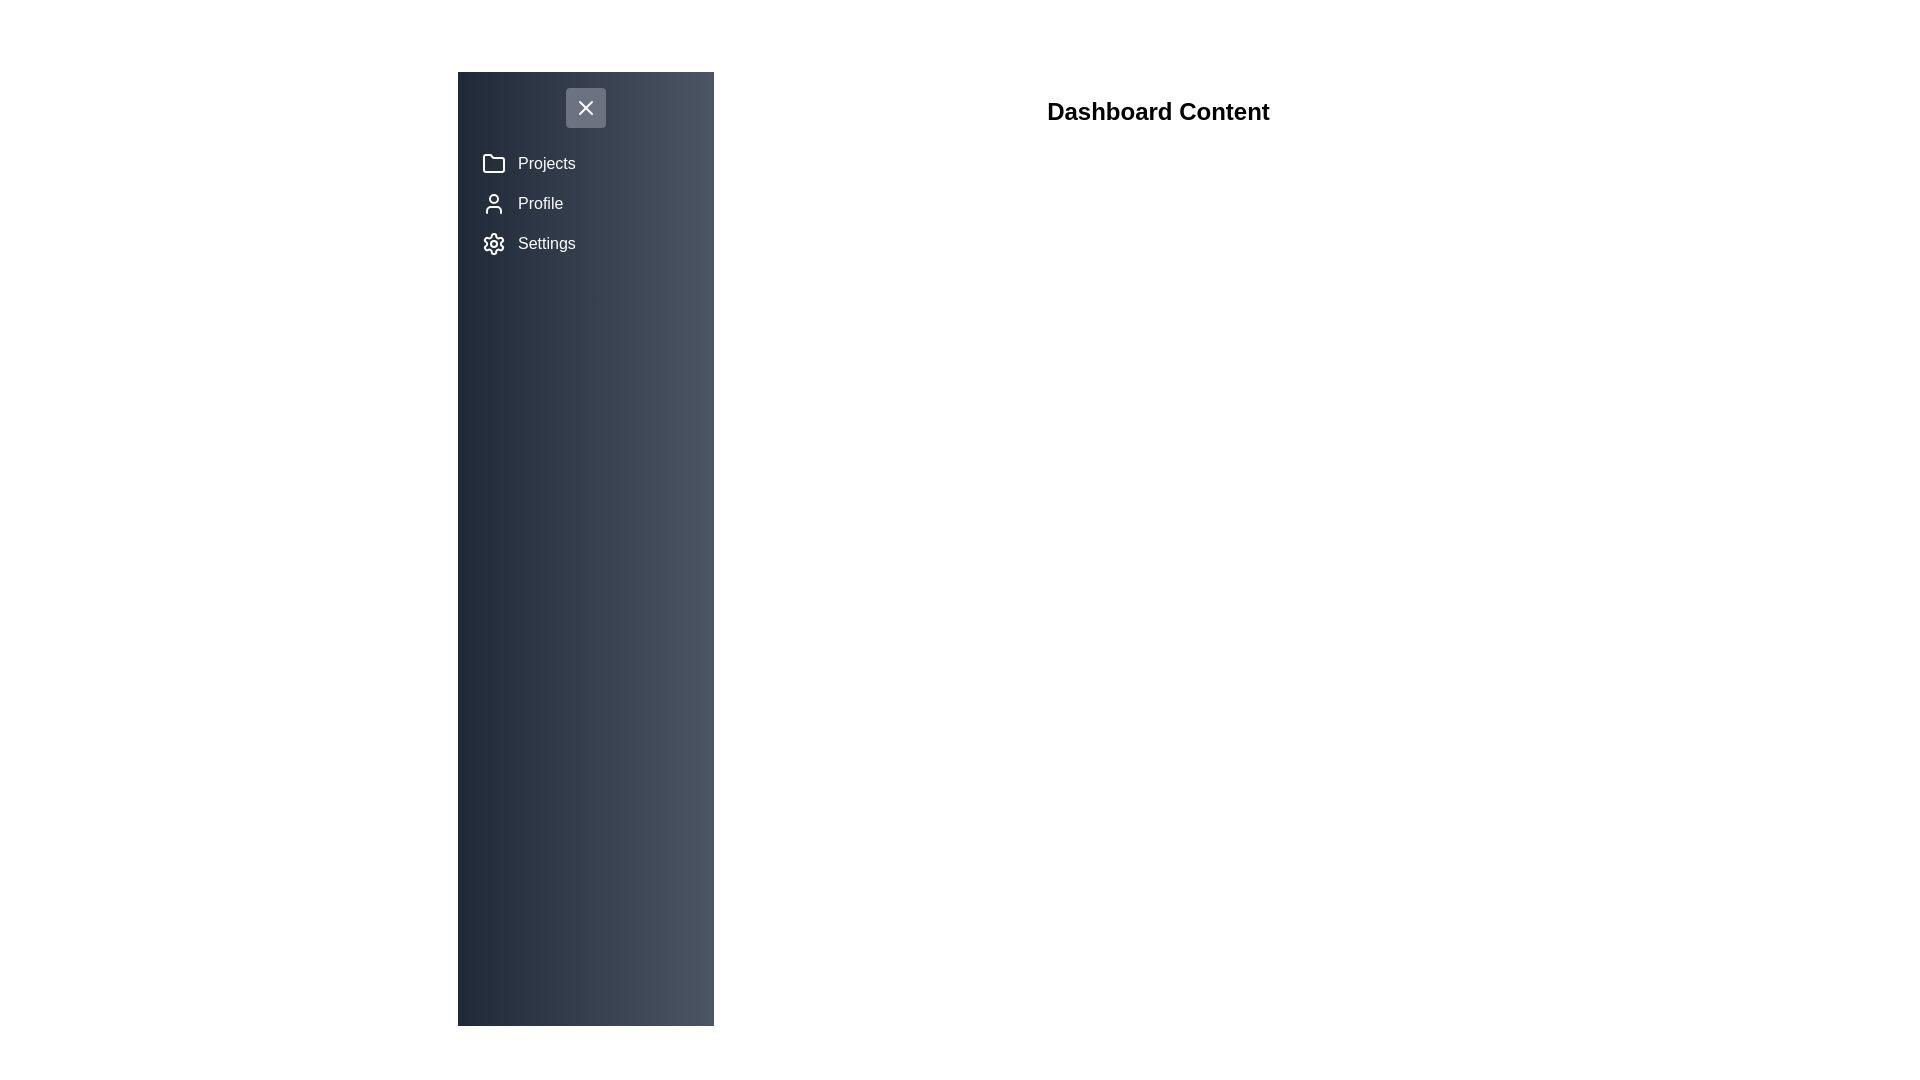  I want to click on the menu item Projects to navigate, so click(584, 163).